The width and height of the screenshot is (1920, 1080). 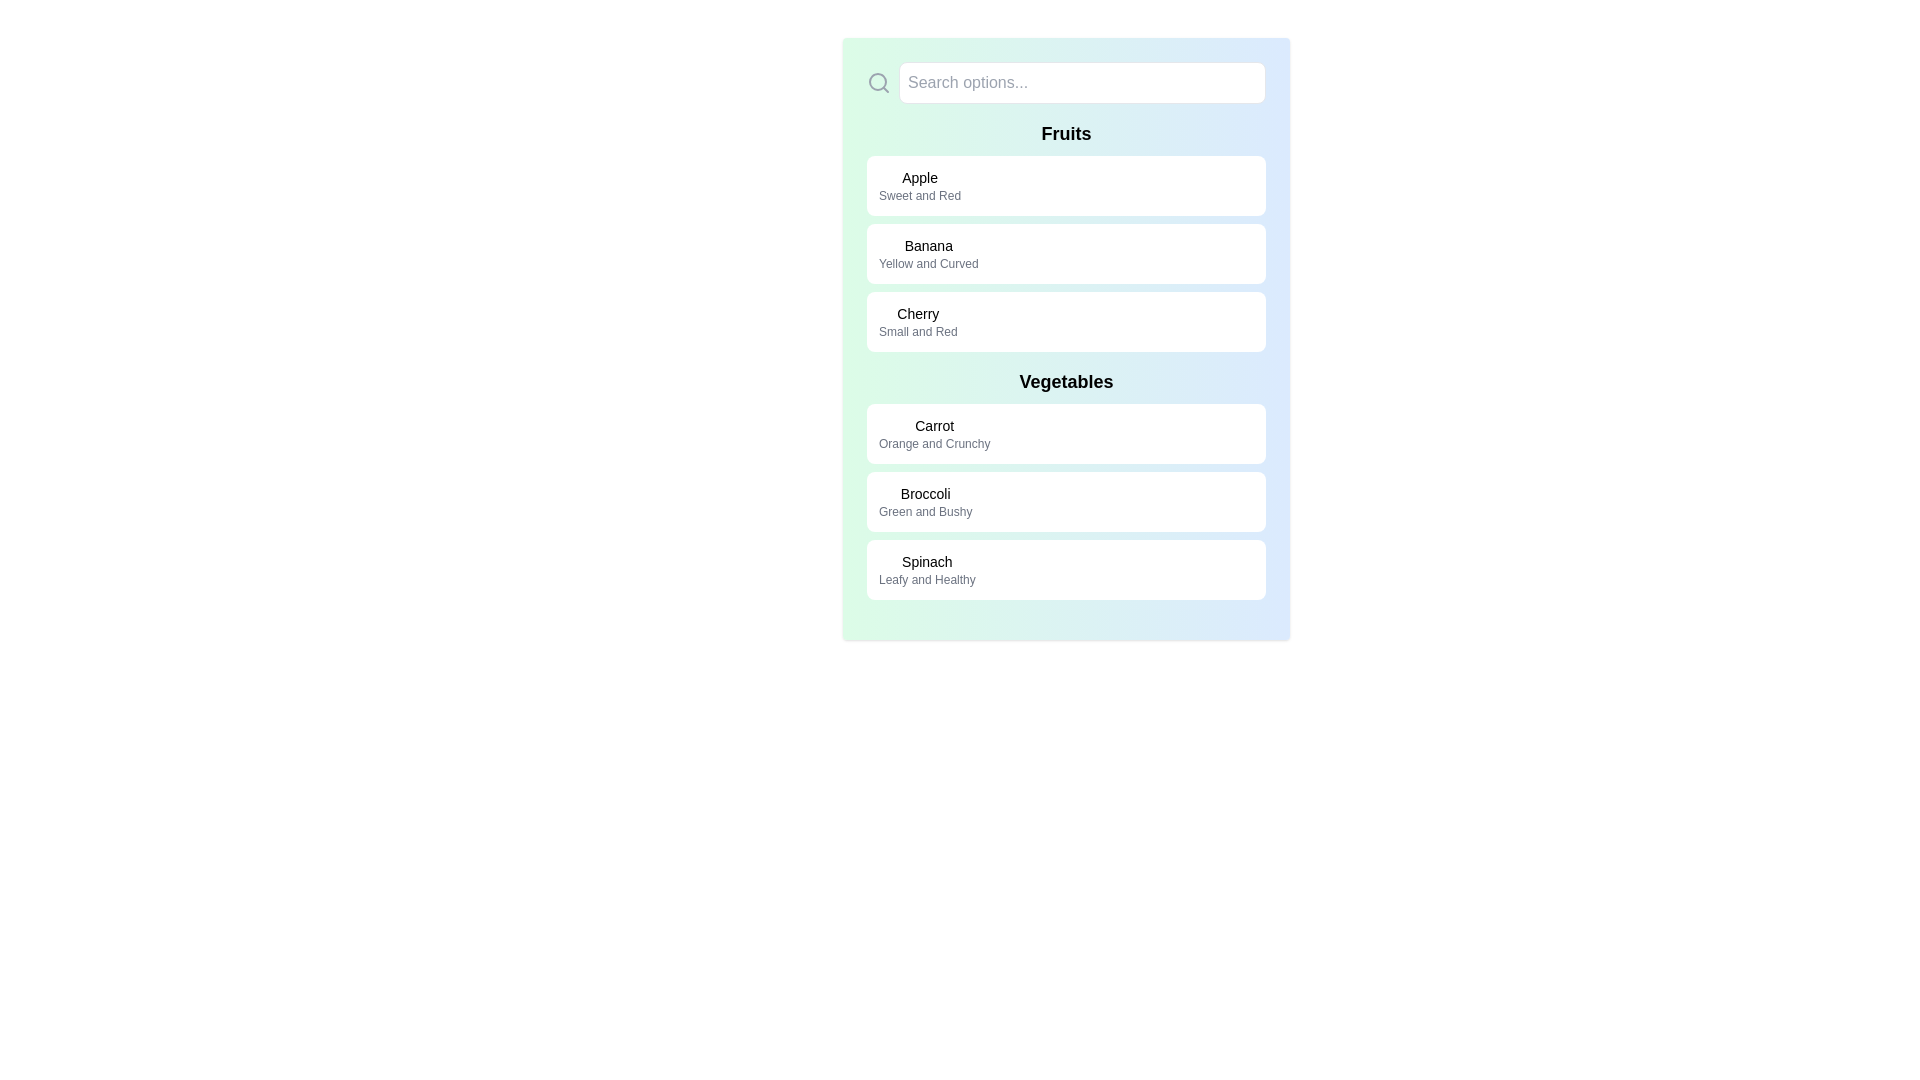 What do you see at coordinates (917, 330) in the screenshot?
I see `text content of the descriptive label 'Small and Red' located below the title 'Cherry' in the 'Fruits' section` at bounding box center [917, 330].